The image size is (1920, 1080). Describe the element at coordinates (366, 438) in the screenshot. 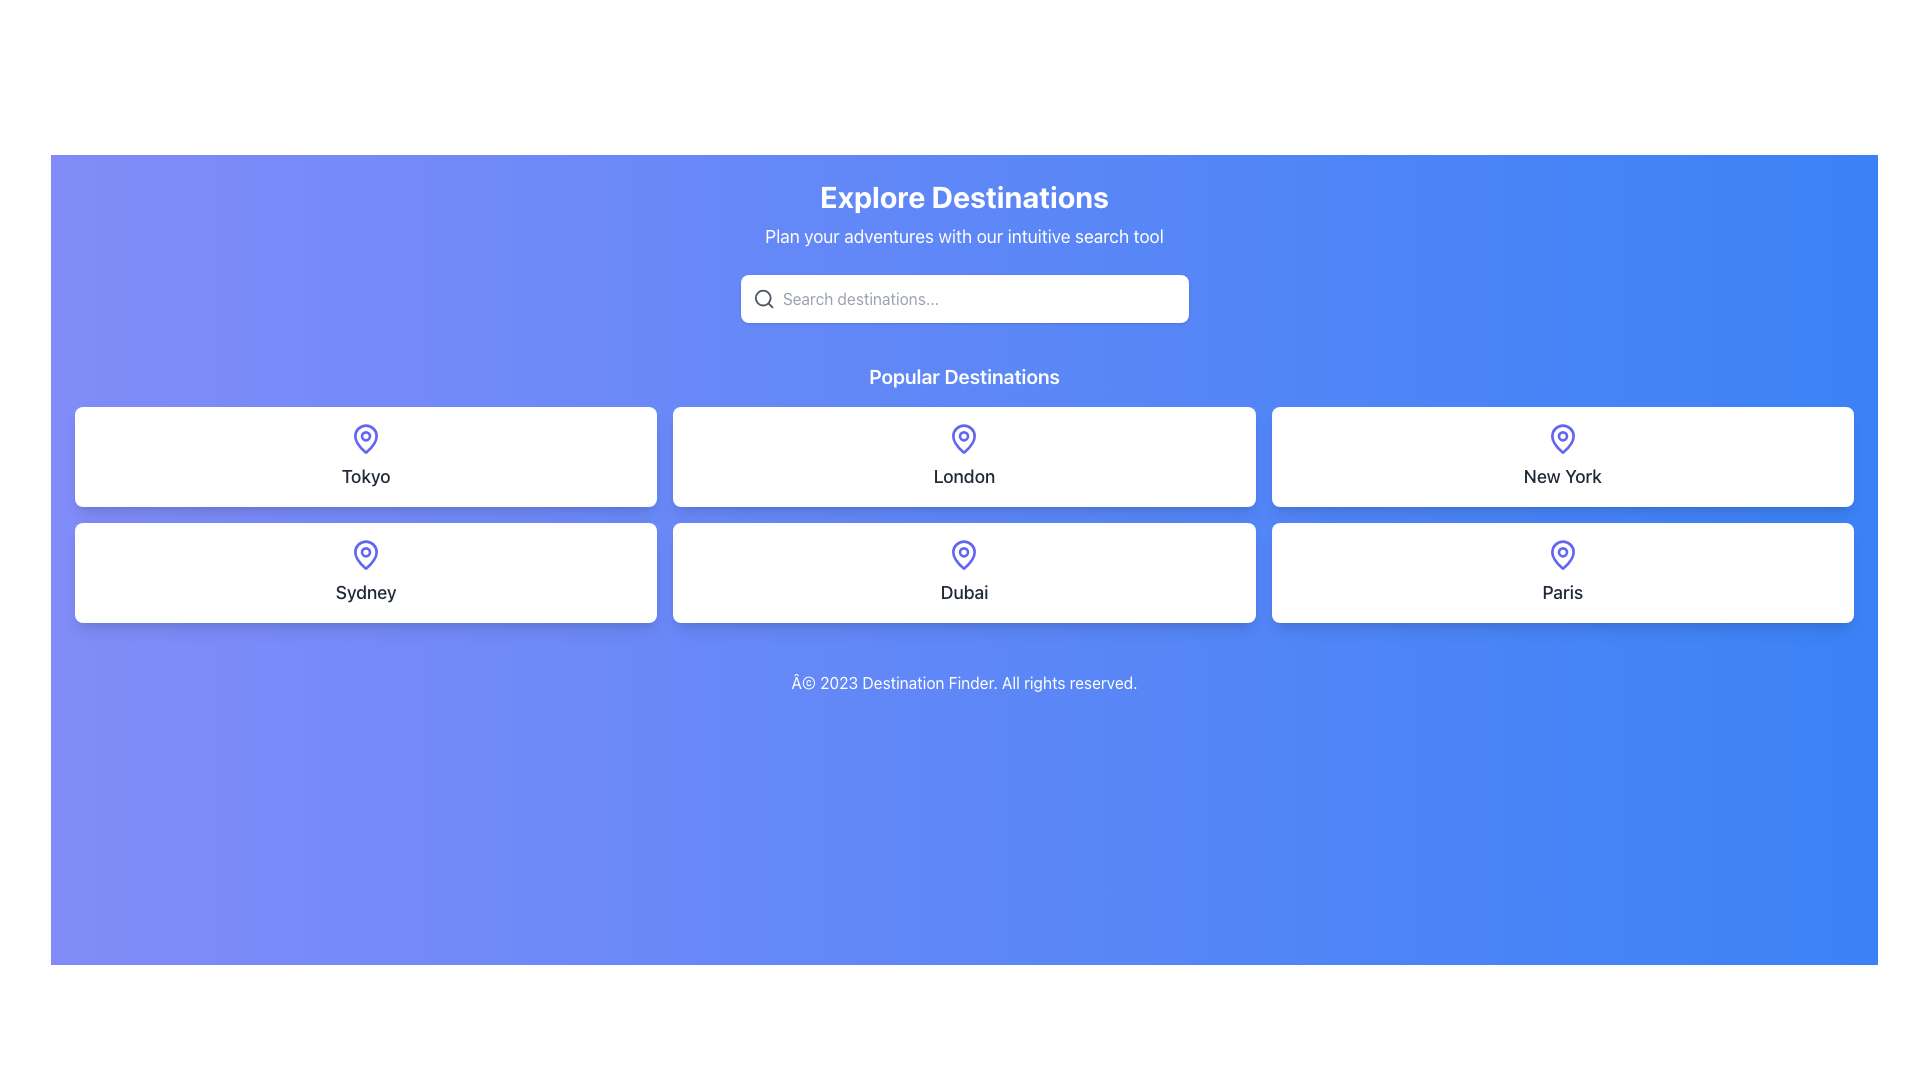

I see `location marker icon representing Tokyo, which is visually indicated as a pin icon centered above the label in the grid of popular destinations` at that location.